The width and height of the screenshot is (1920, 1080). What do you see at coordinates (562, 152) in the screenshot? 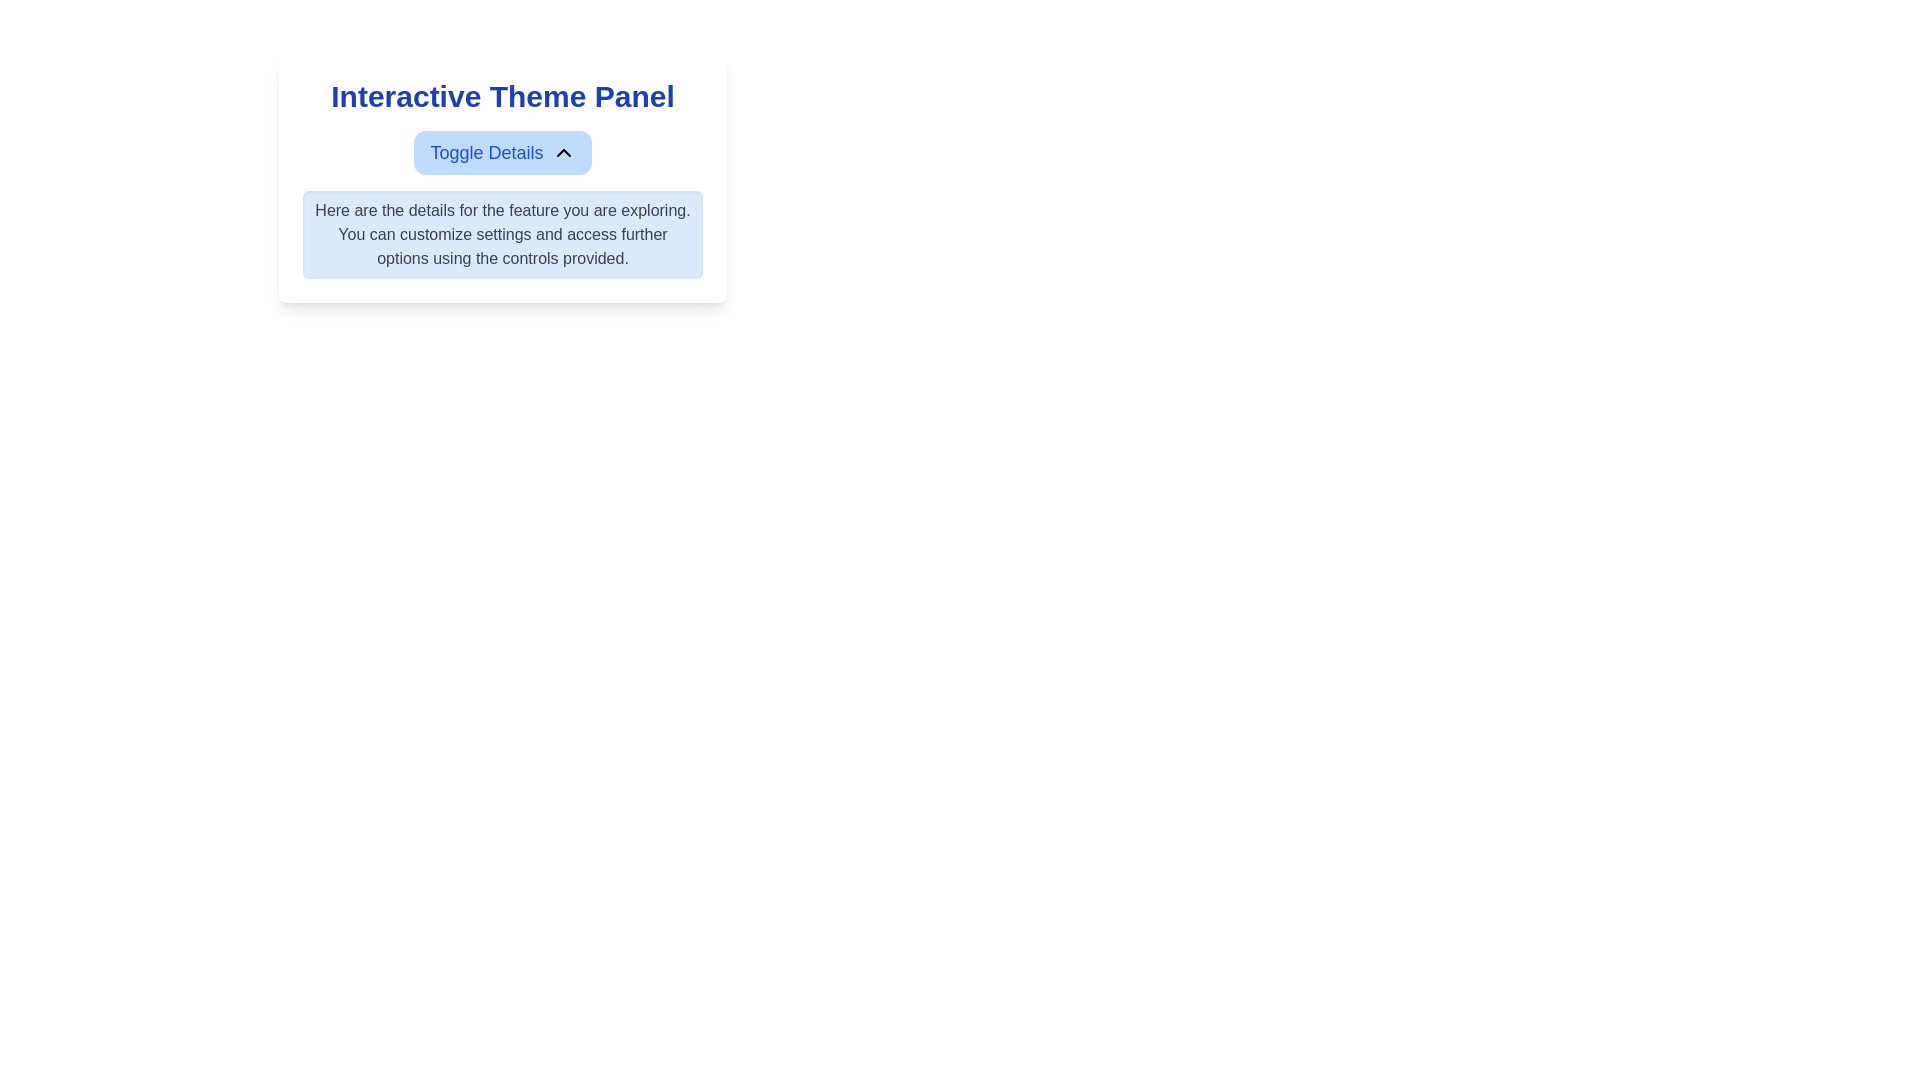
I see `the small upward-facing chevron icon with a minimalistic black outline on a light-blue background, located to the right of the 'Toggle Details' text` at bounding box center [562, 152].